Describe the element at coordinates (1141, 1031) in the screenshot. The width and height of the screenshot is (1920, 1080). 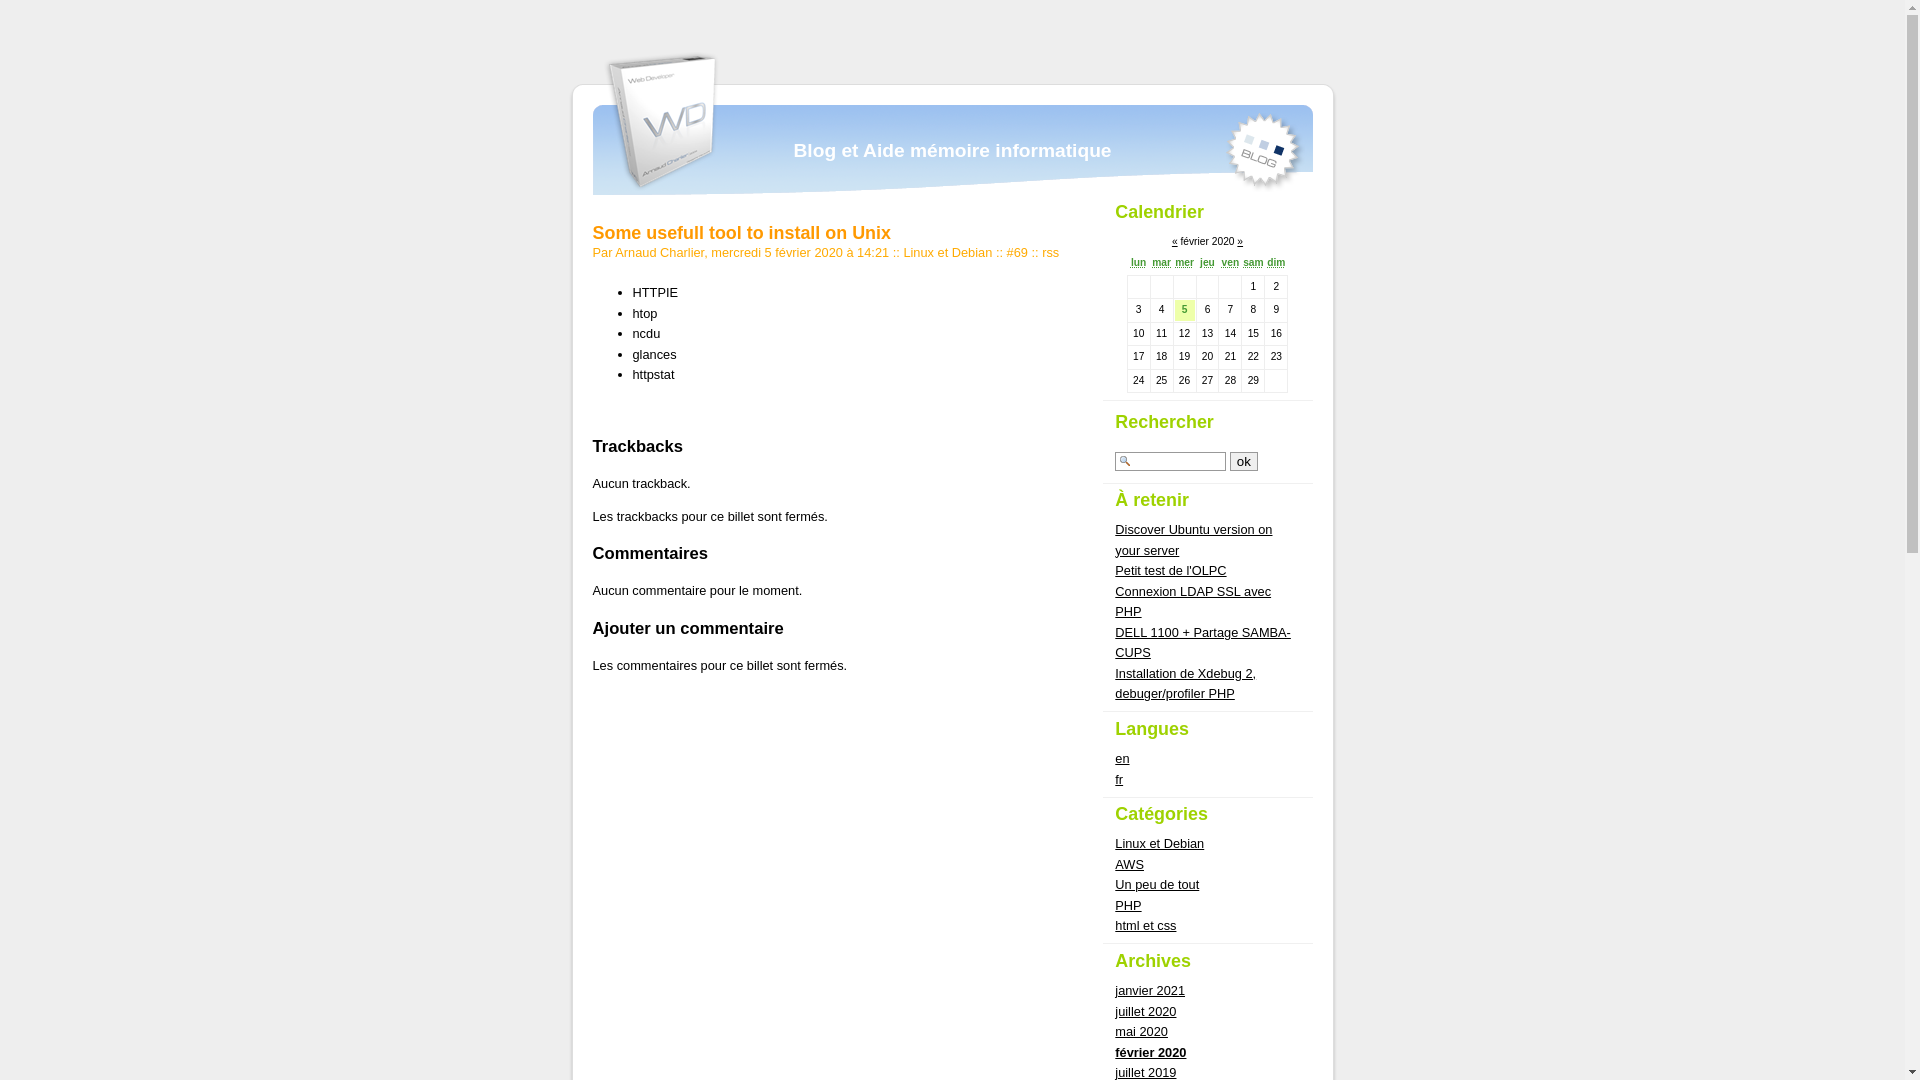
I see `'mai 2020'` at that location.